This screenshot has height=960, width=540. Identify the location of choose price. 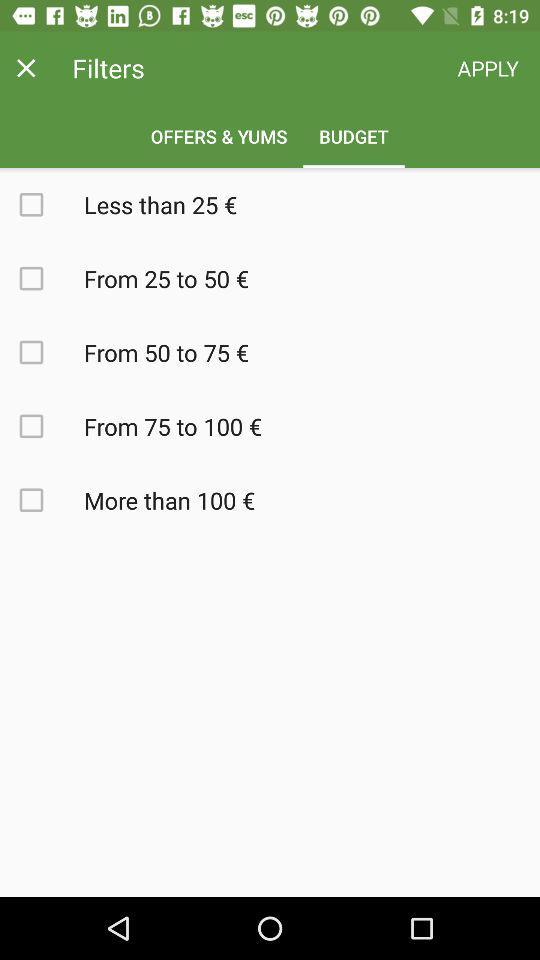
(42, 204).